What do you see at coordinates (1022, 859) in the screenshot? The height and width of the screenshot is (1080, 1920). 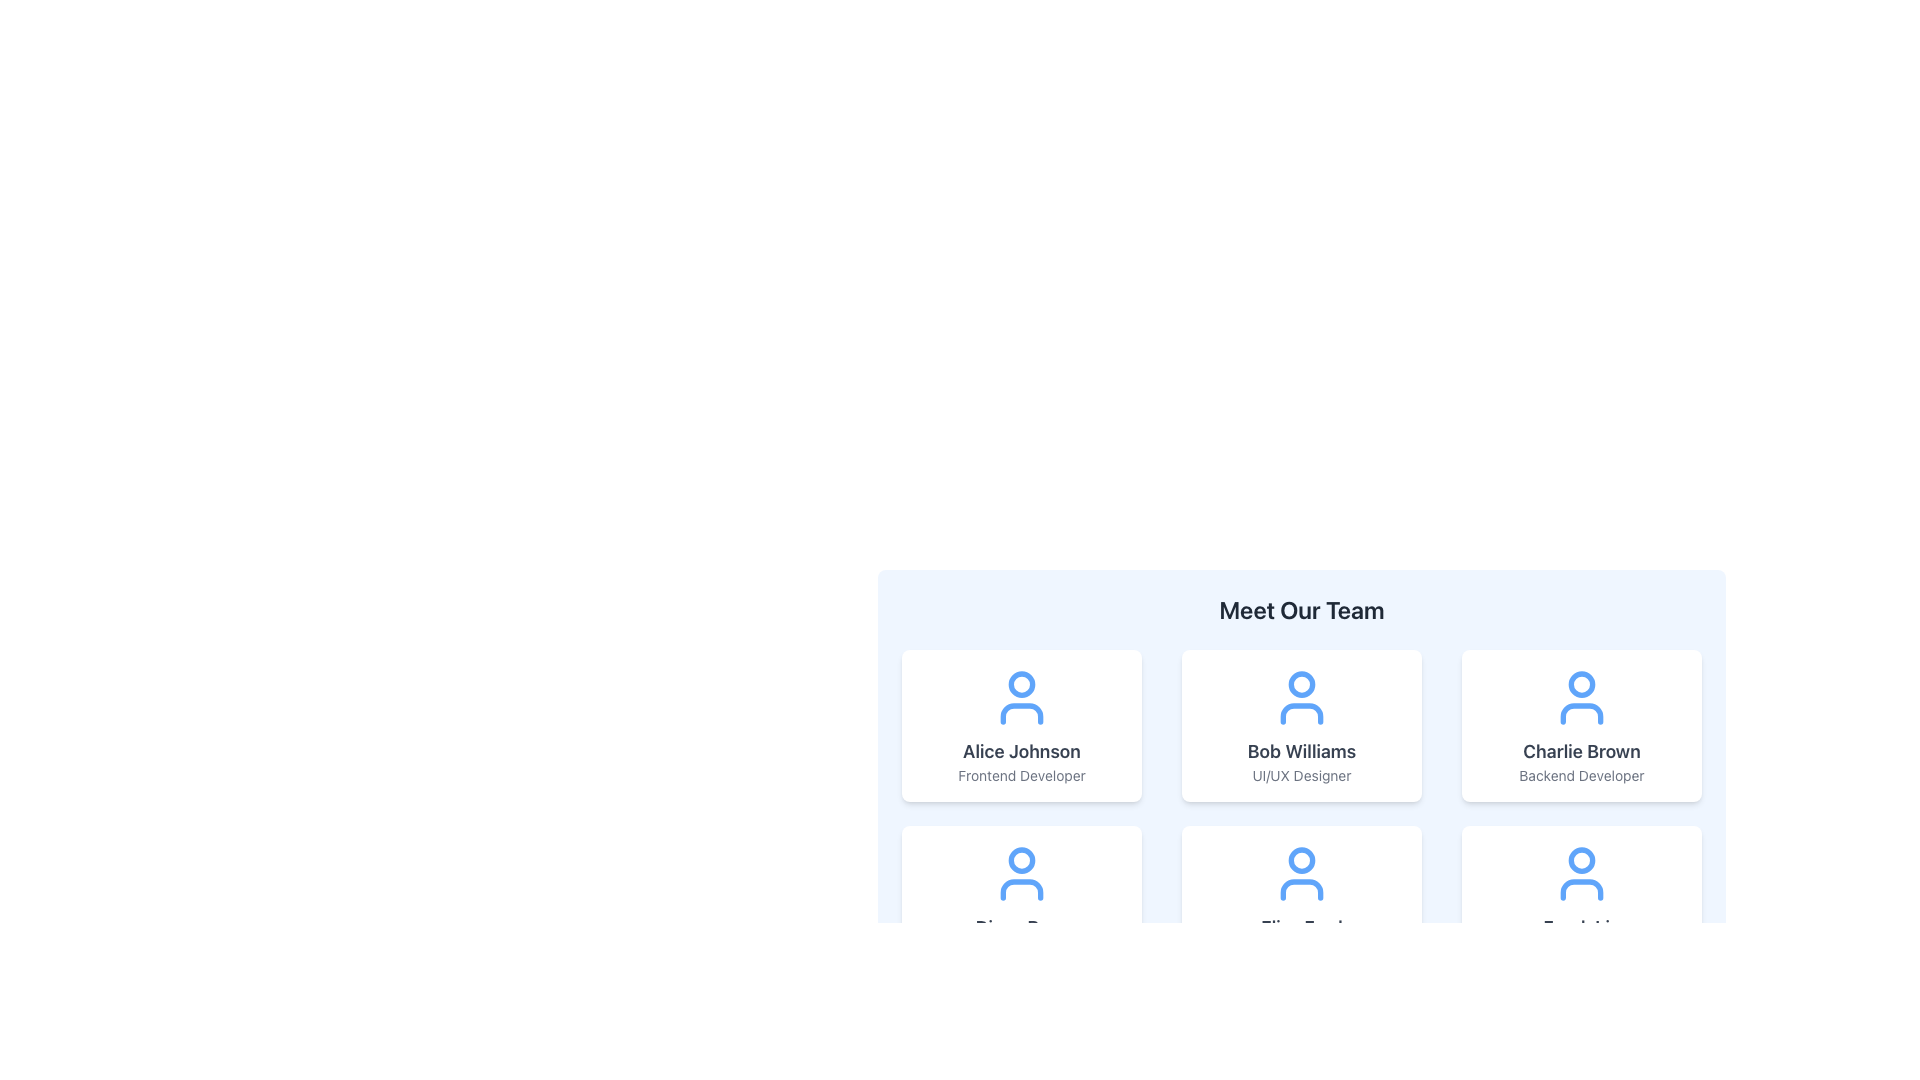 I see `the SVG circle representing the head of the user profile icon located in the second row, first column under the 'Meet Our Team' title` at bounding box center [1022, 859].